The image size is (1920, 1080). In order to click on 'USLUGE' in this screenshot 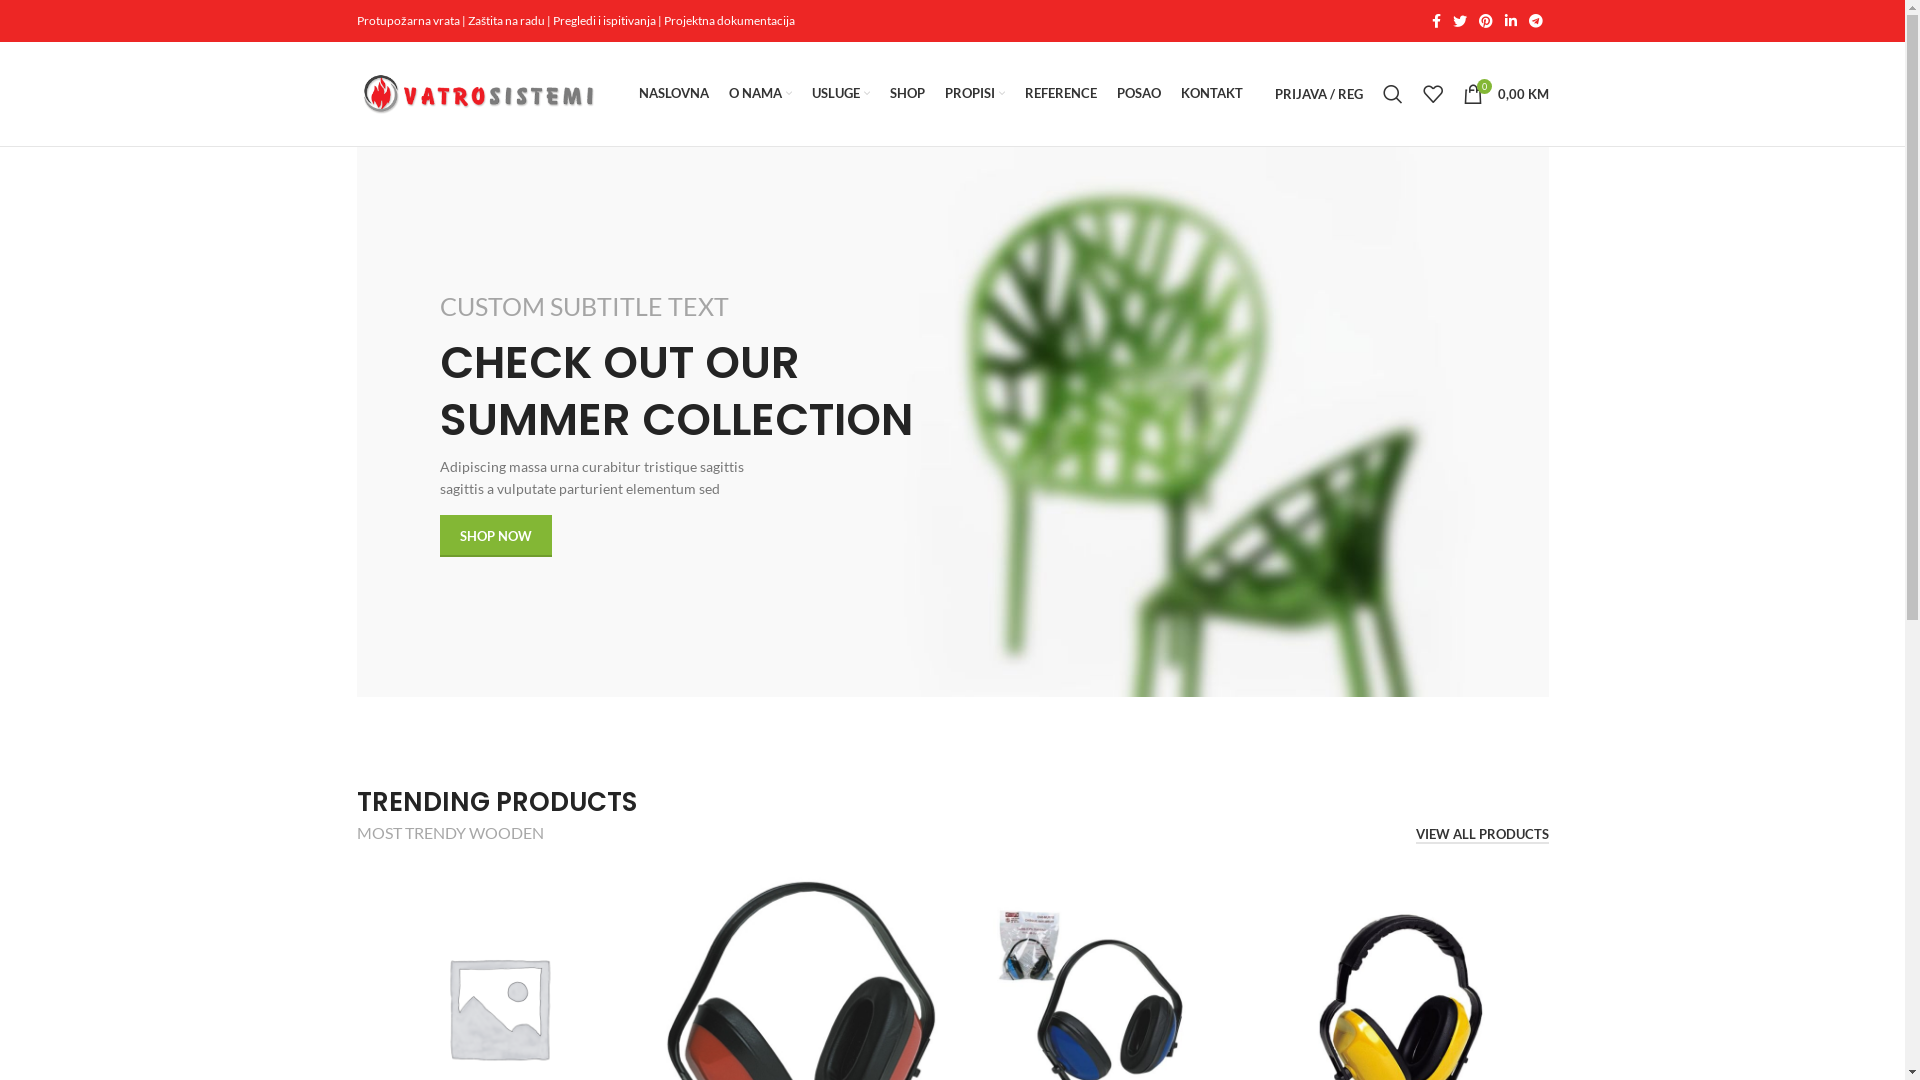, I will do `click(840, 93)`.